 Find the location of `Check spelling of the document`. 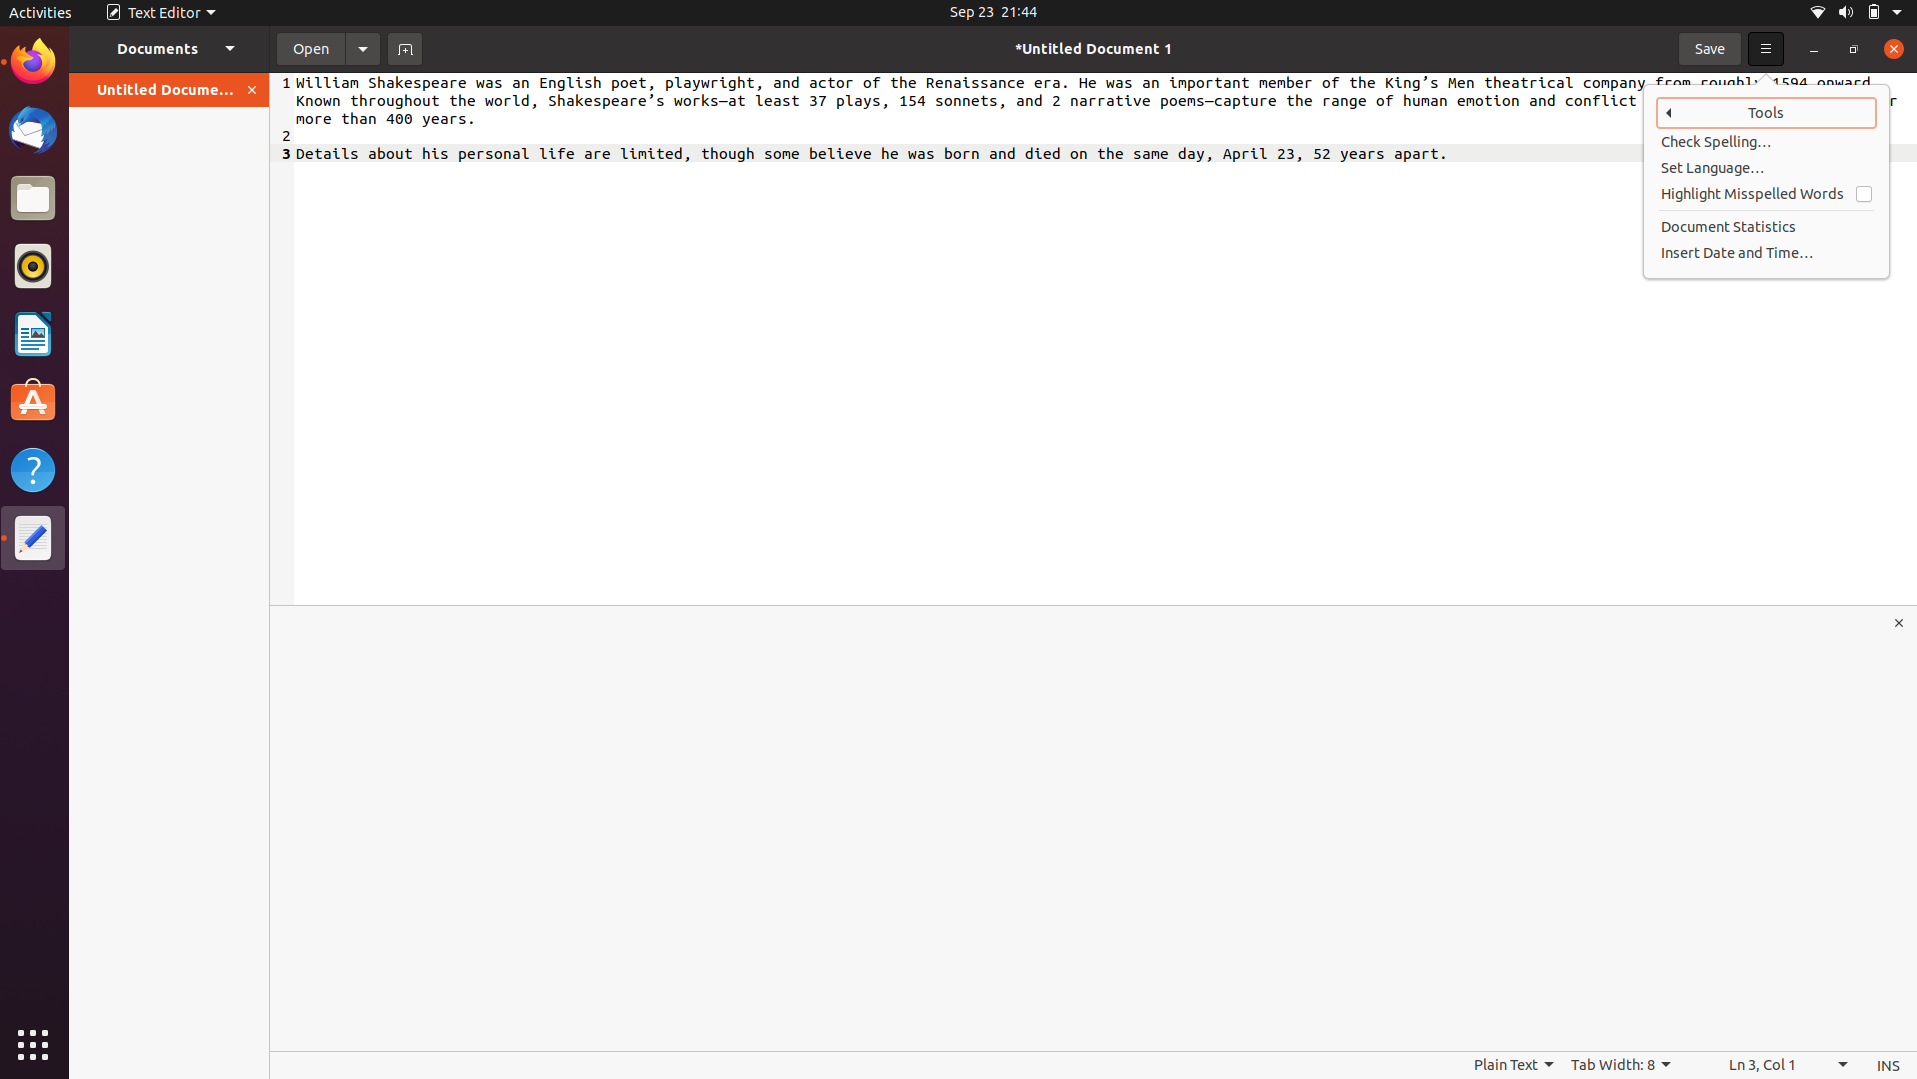

Check spelling of the document is located at coordinates (1767, 142).